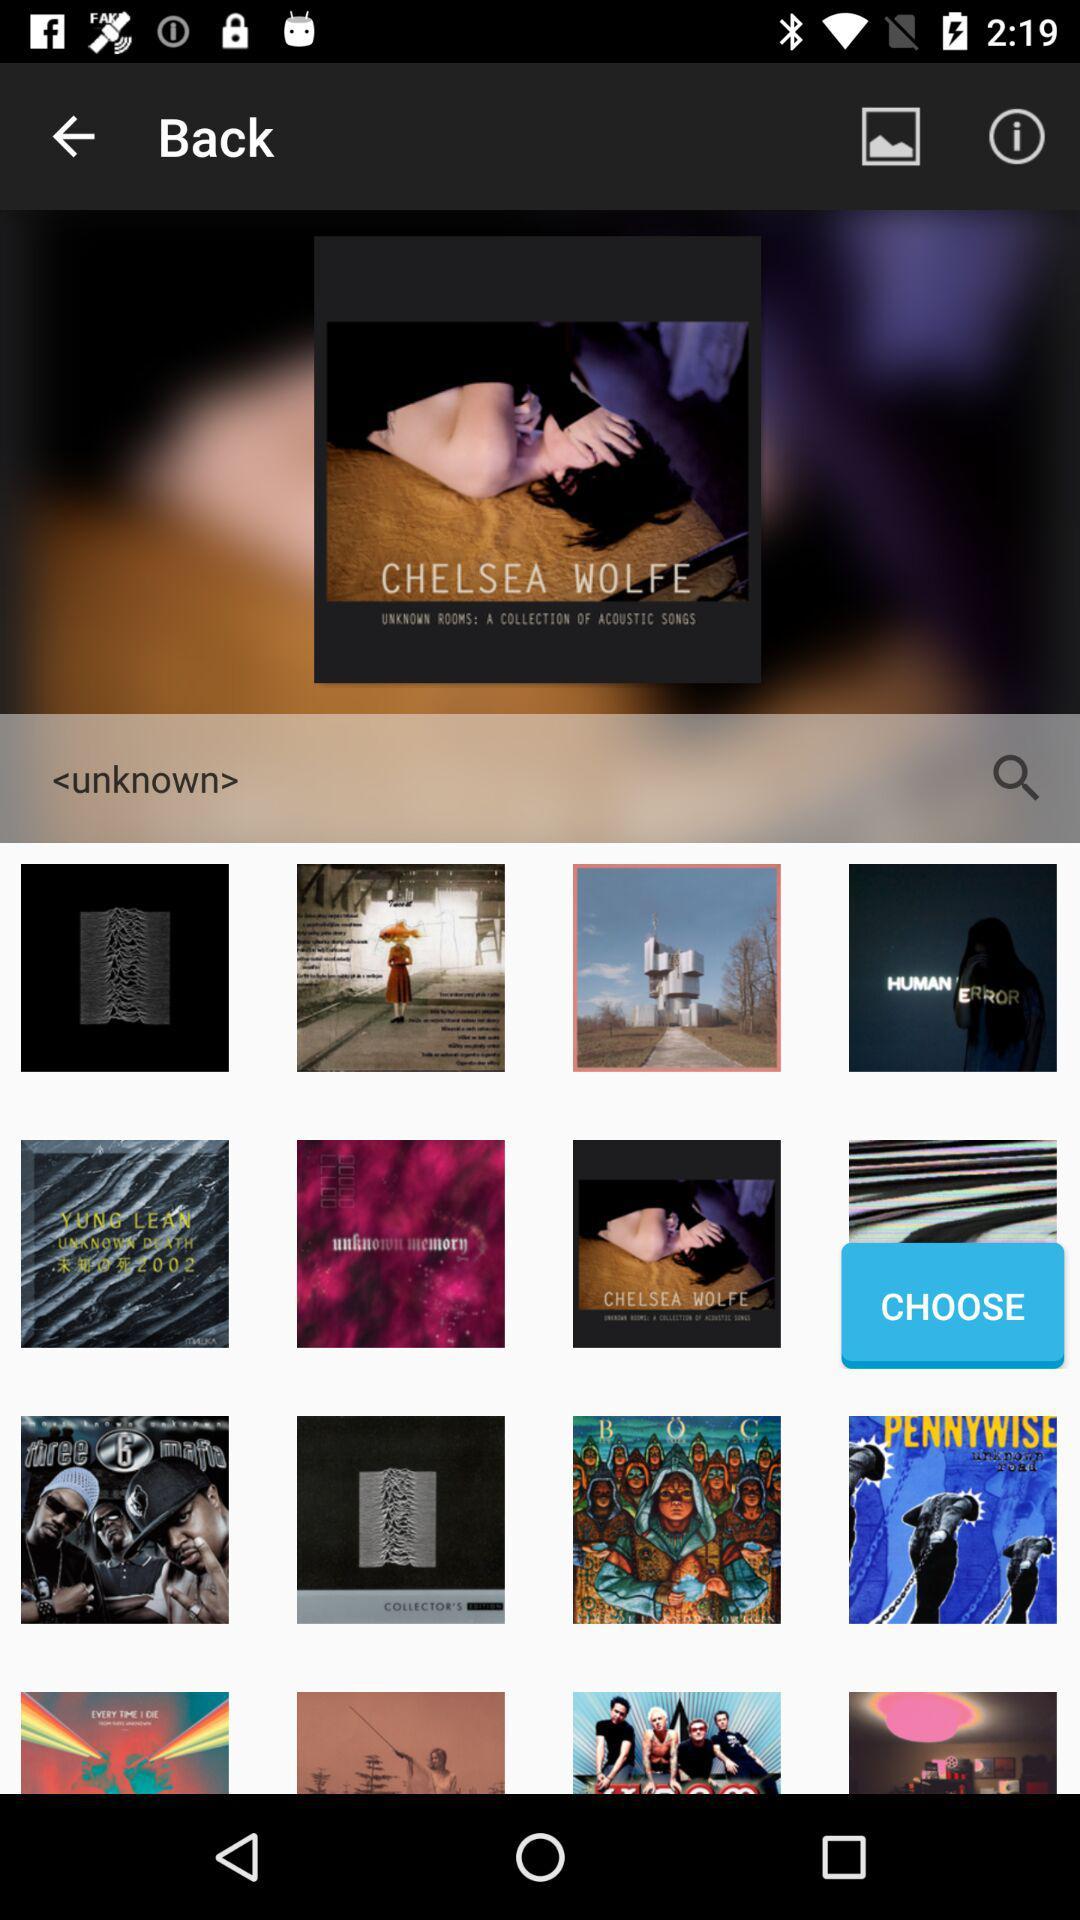 This screenshot has height=1920, width=1080. I want to click on the app to the right of the <unknown> item, so click(1017, 777).